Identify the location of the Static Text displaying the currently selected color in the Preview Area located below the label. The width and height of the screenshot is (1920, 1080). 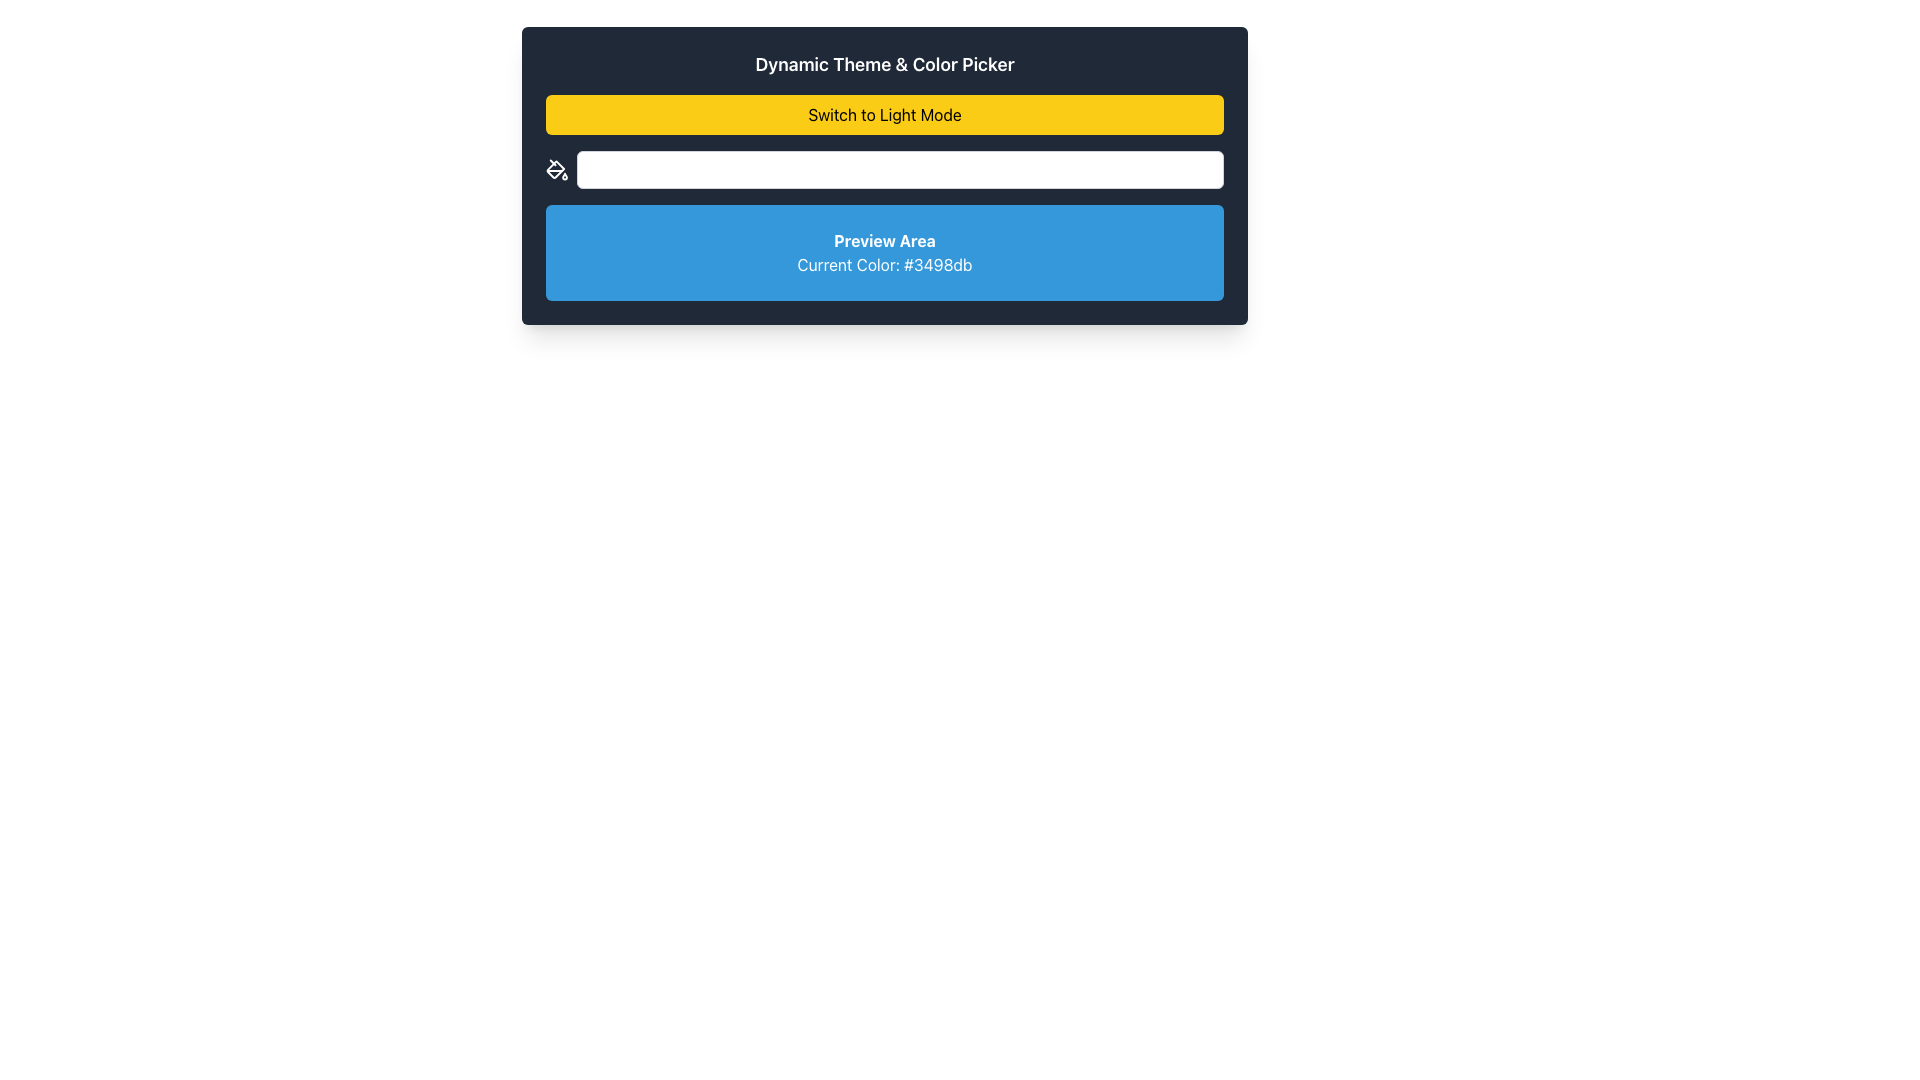
(883, 264).